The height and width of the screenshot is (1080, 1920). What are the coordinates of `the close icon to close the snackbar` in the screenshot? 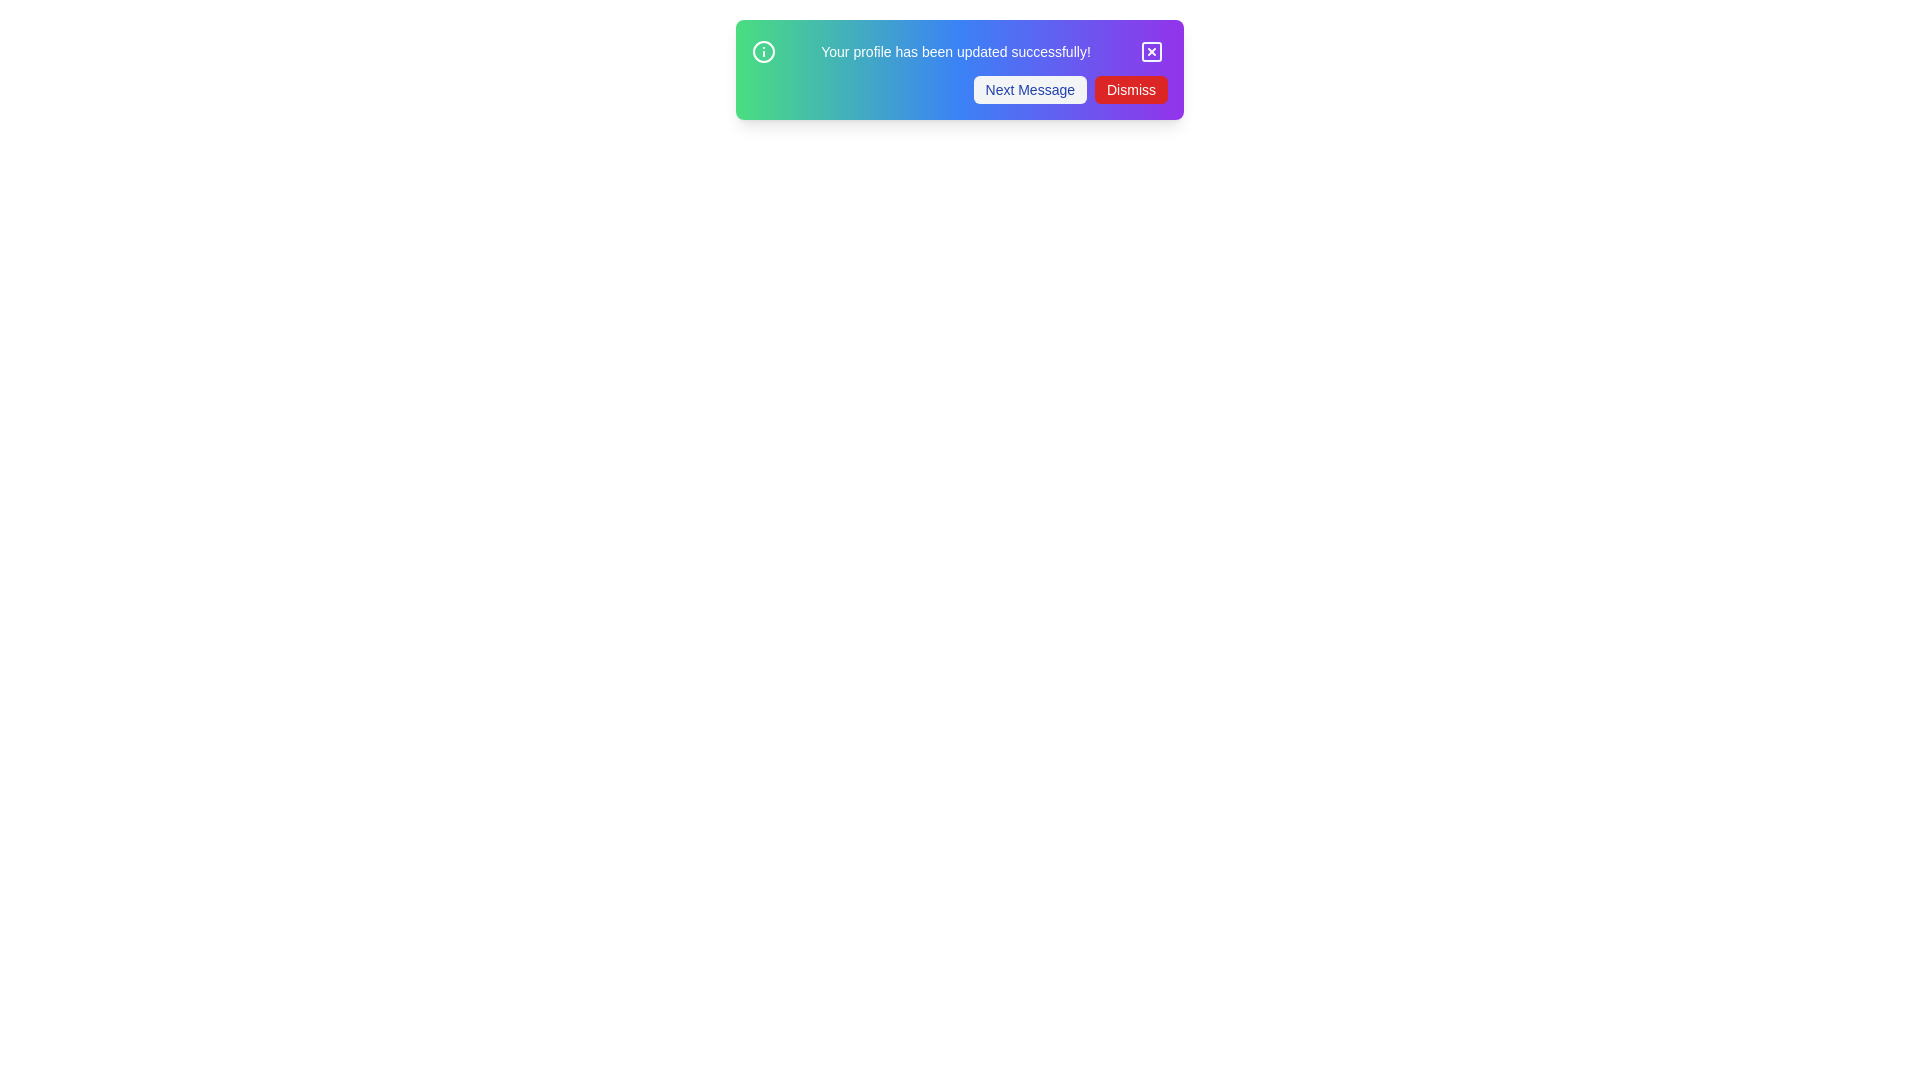 It's located at (1152, 50).